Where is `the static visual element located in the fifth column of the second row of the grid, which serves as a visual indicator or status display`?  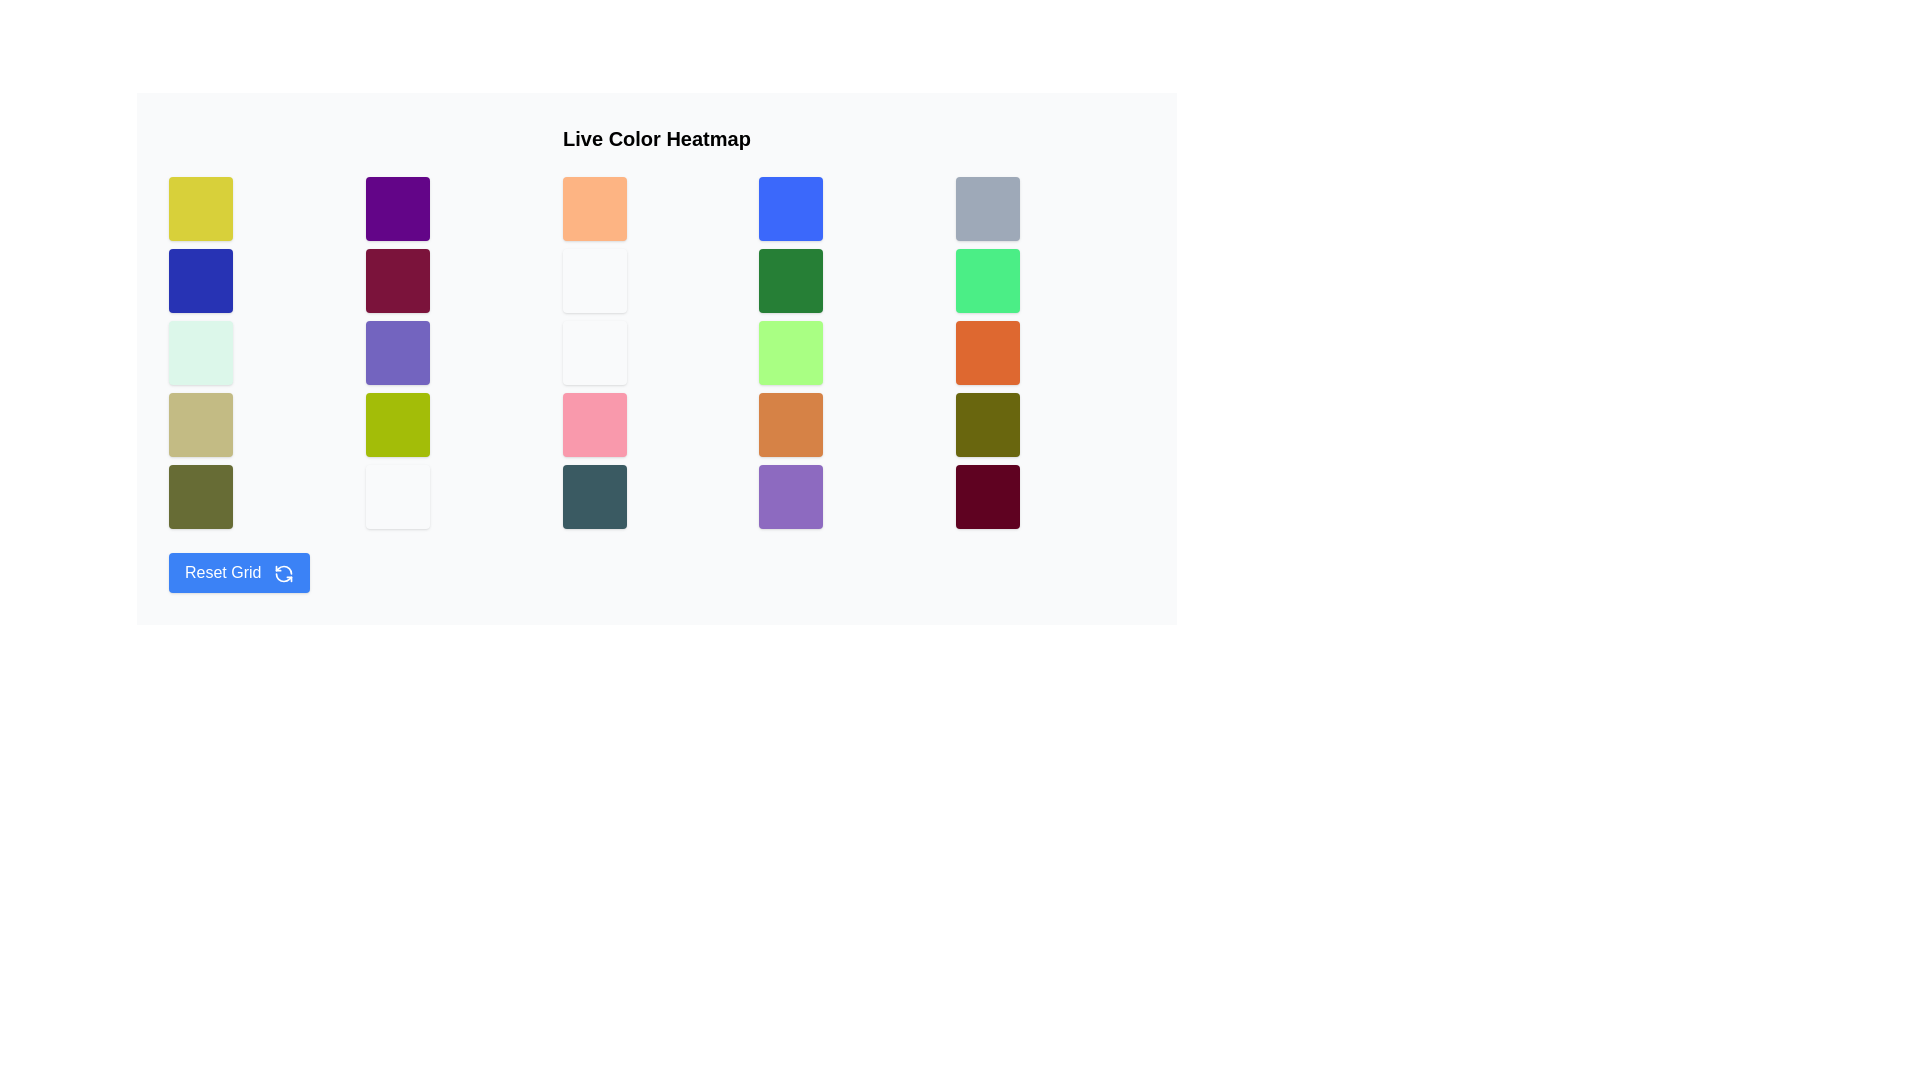
the static visual element located in the fifth column of the second row of the grid, which serves as a visual indicator or status display is located at coordinates (988, 281).